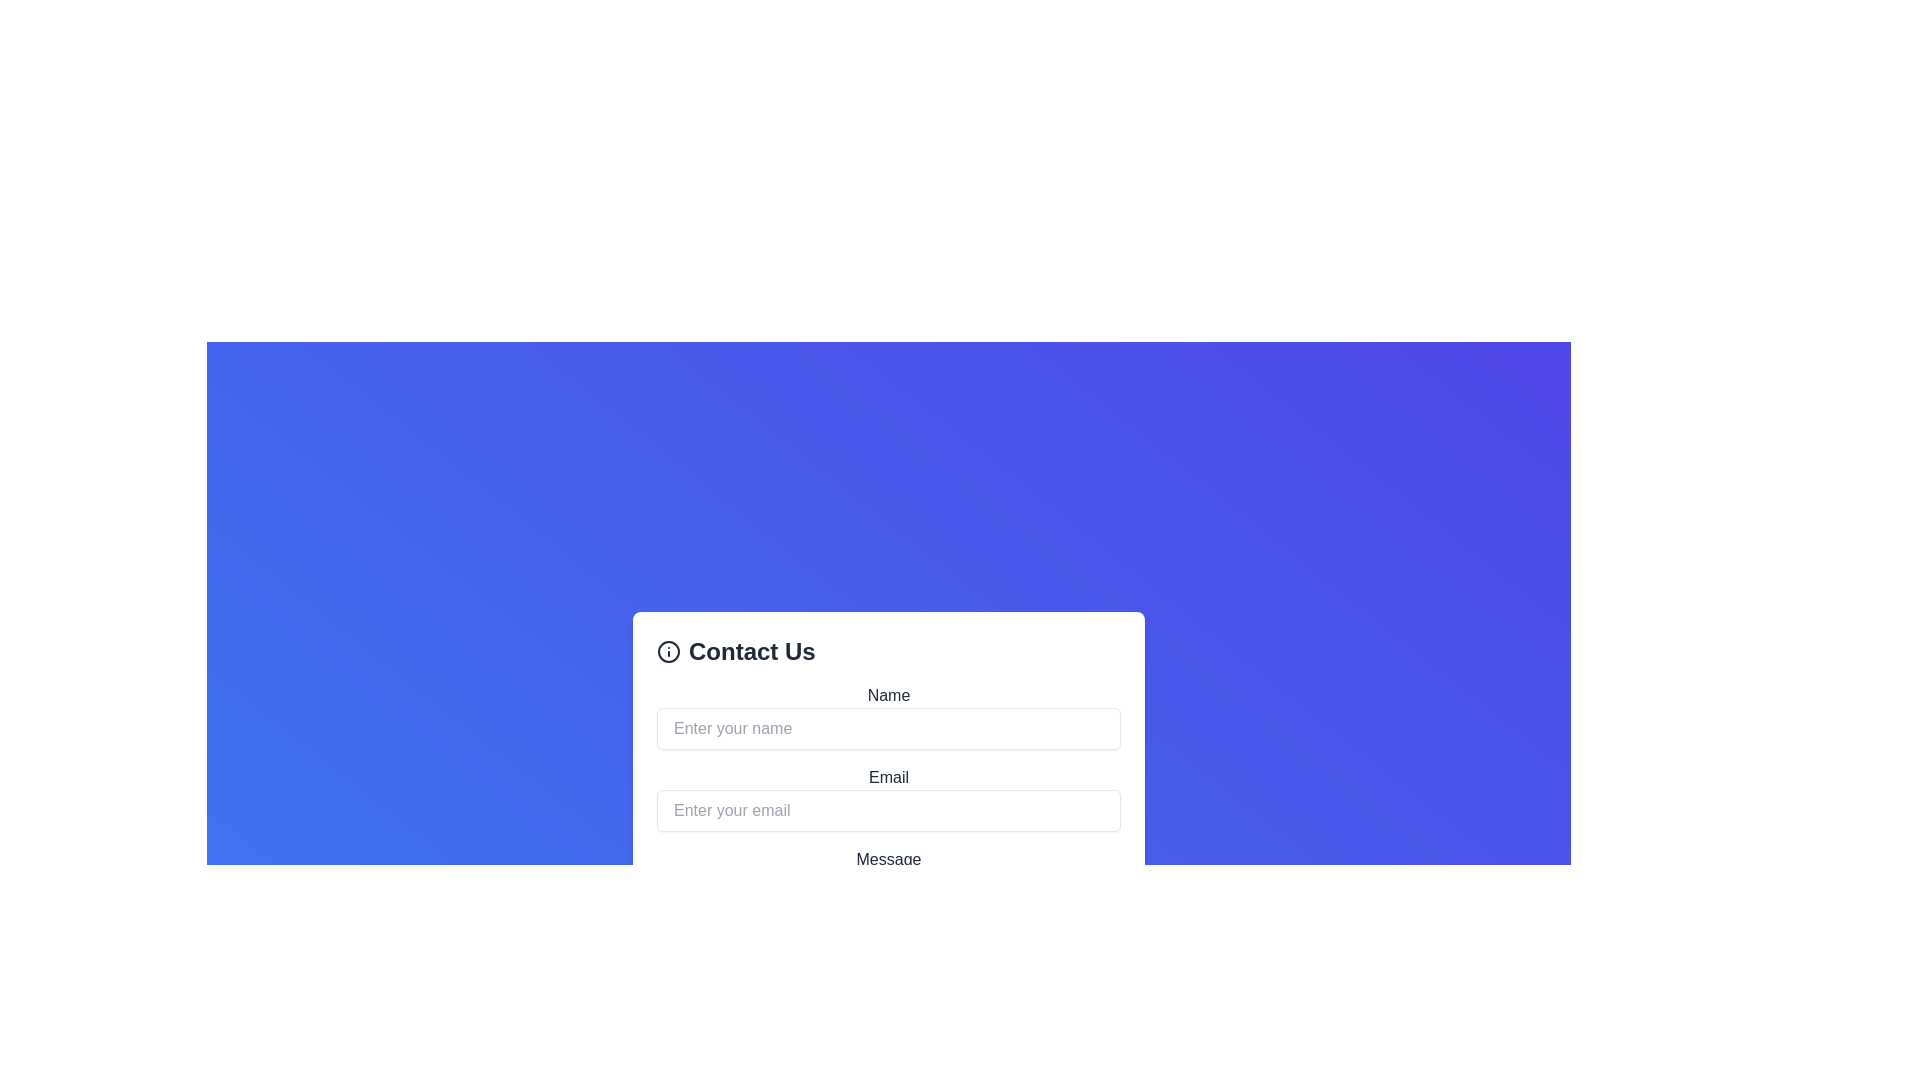 The height and width of the screenshot is (1080, 1920). I want to click on the primary SVG Circle that forms the outer boundary of the 'info' icon, located to the left of the 'Contact Us' text in the top section of the form, so click(668, 651).